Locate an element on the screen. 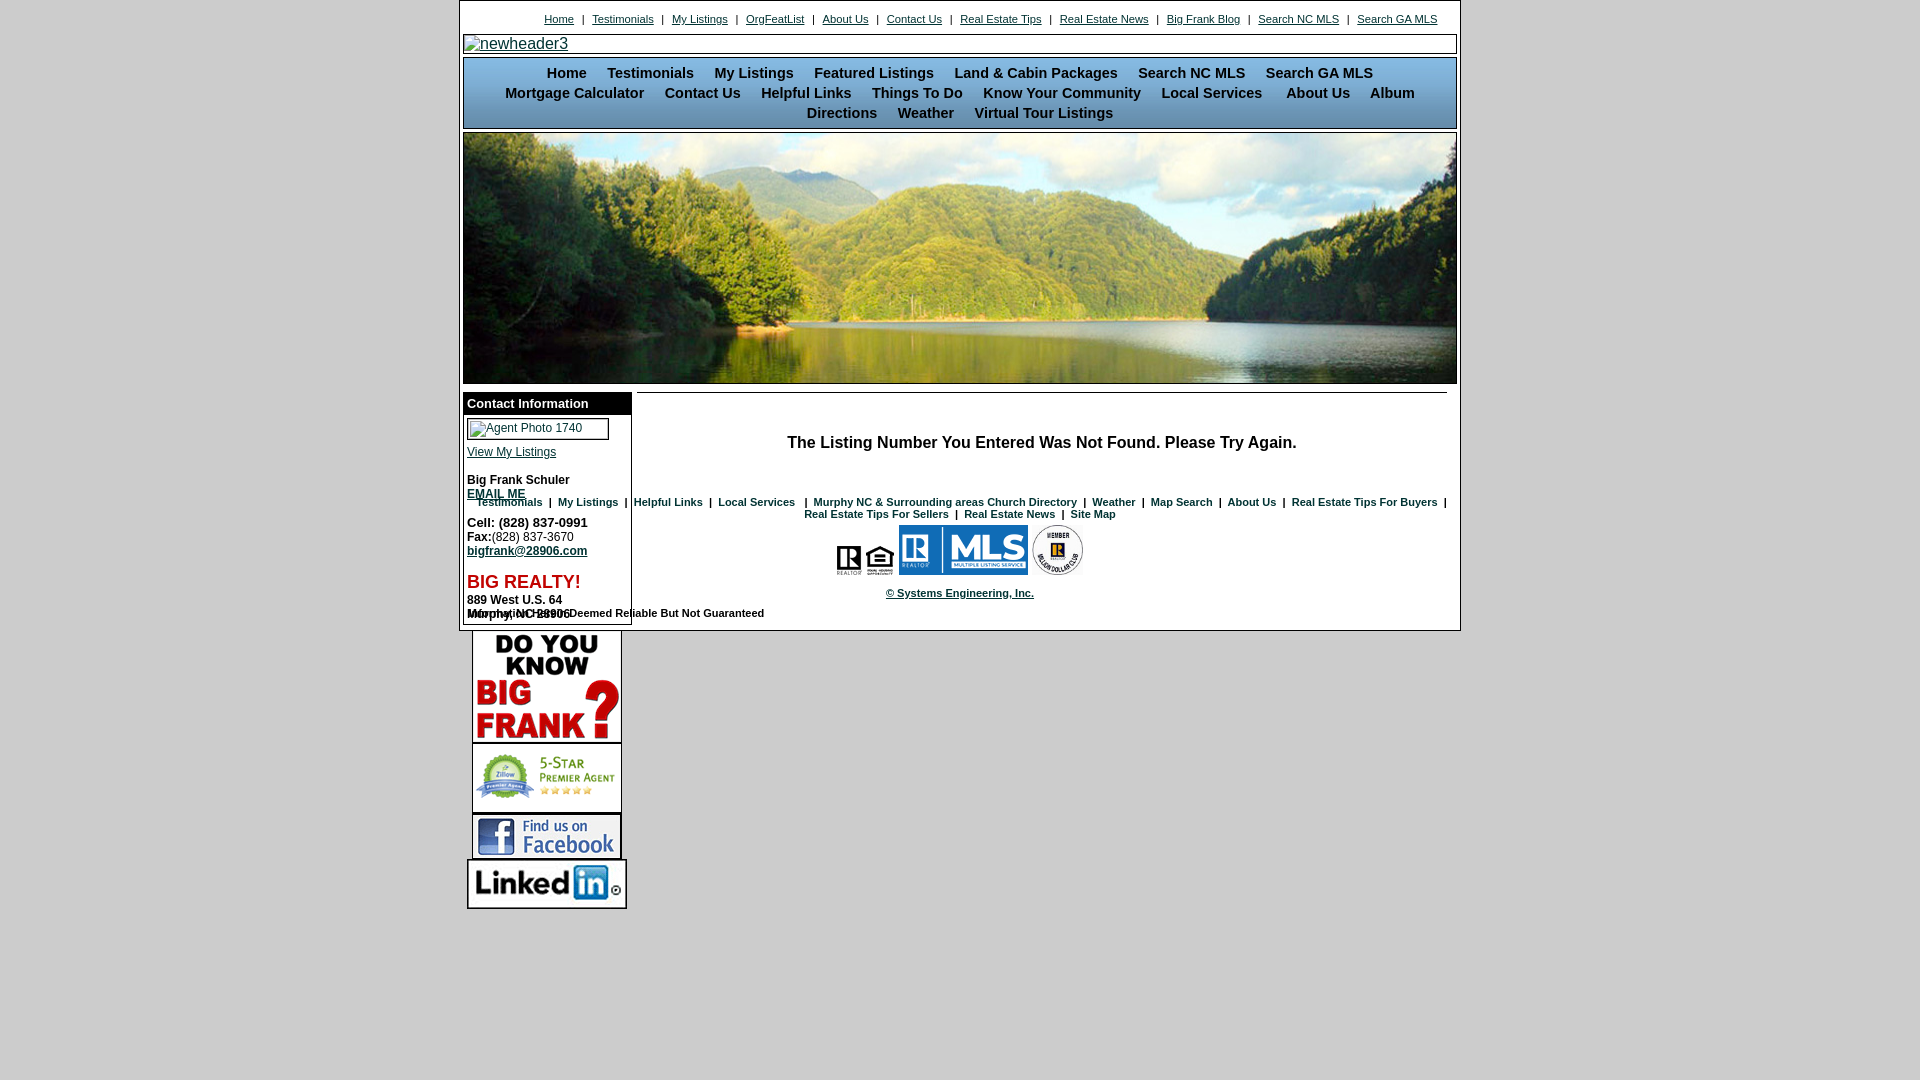  'Site Map' is located at coordinates (1092, 512).